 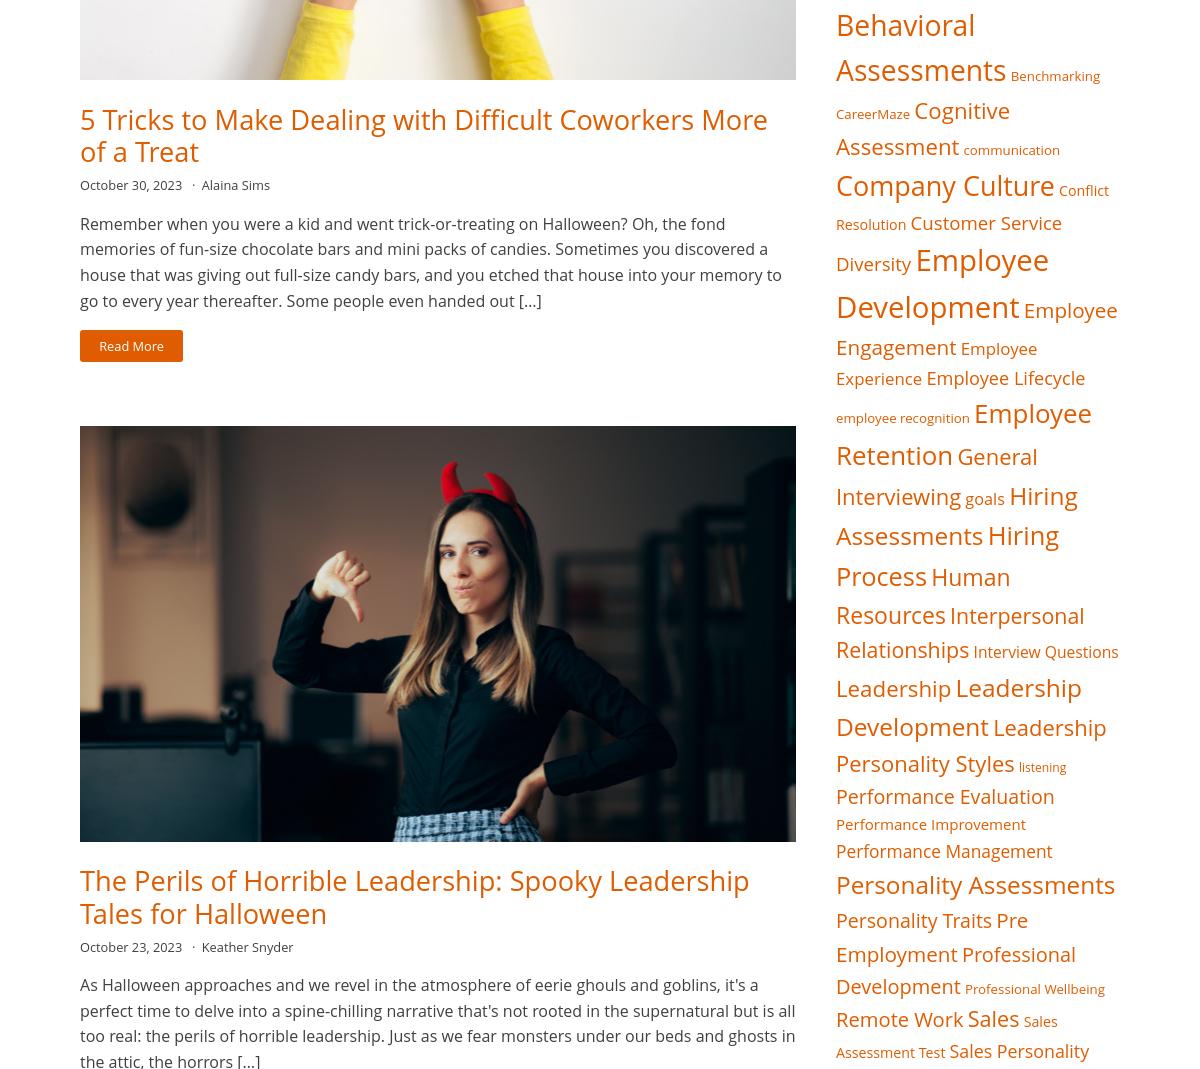 What do you see at coordinates (944, 849) in the screenshot?
I see `'Performance Management'` at bounding box center [944, 849].